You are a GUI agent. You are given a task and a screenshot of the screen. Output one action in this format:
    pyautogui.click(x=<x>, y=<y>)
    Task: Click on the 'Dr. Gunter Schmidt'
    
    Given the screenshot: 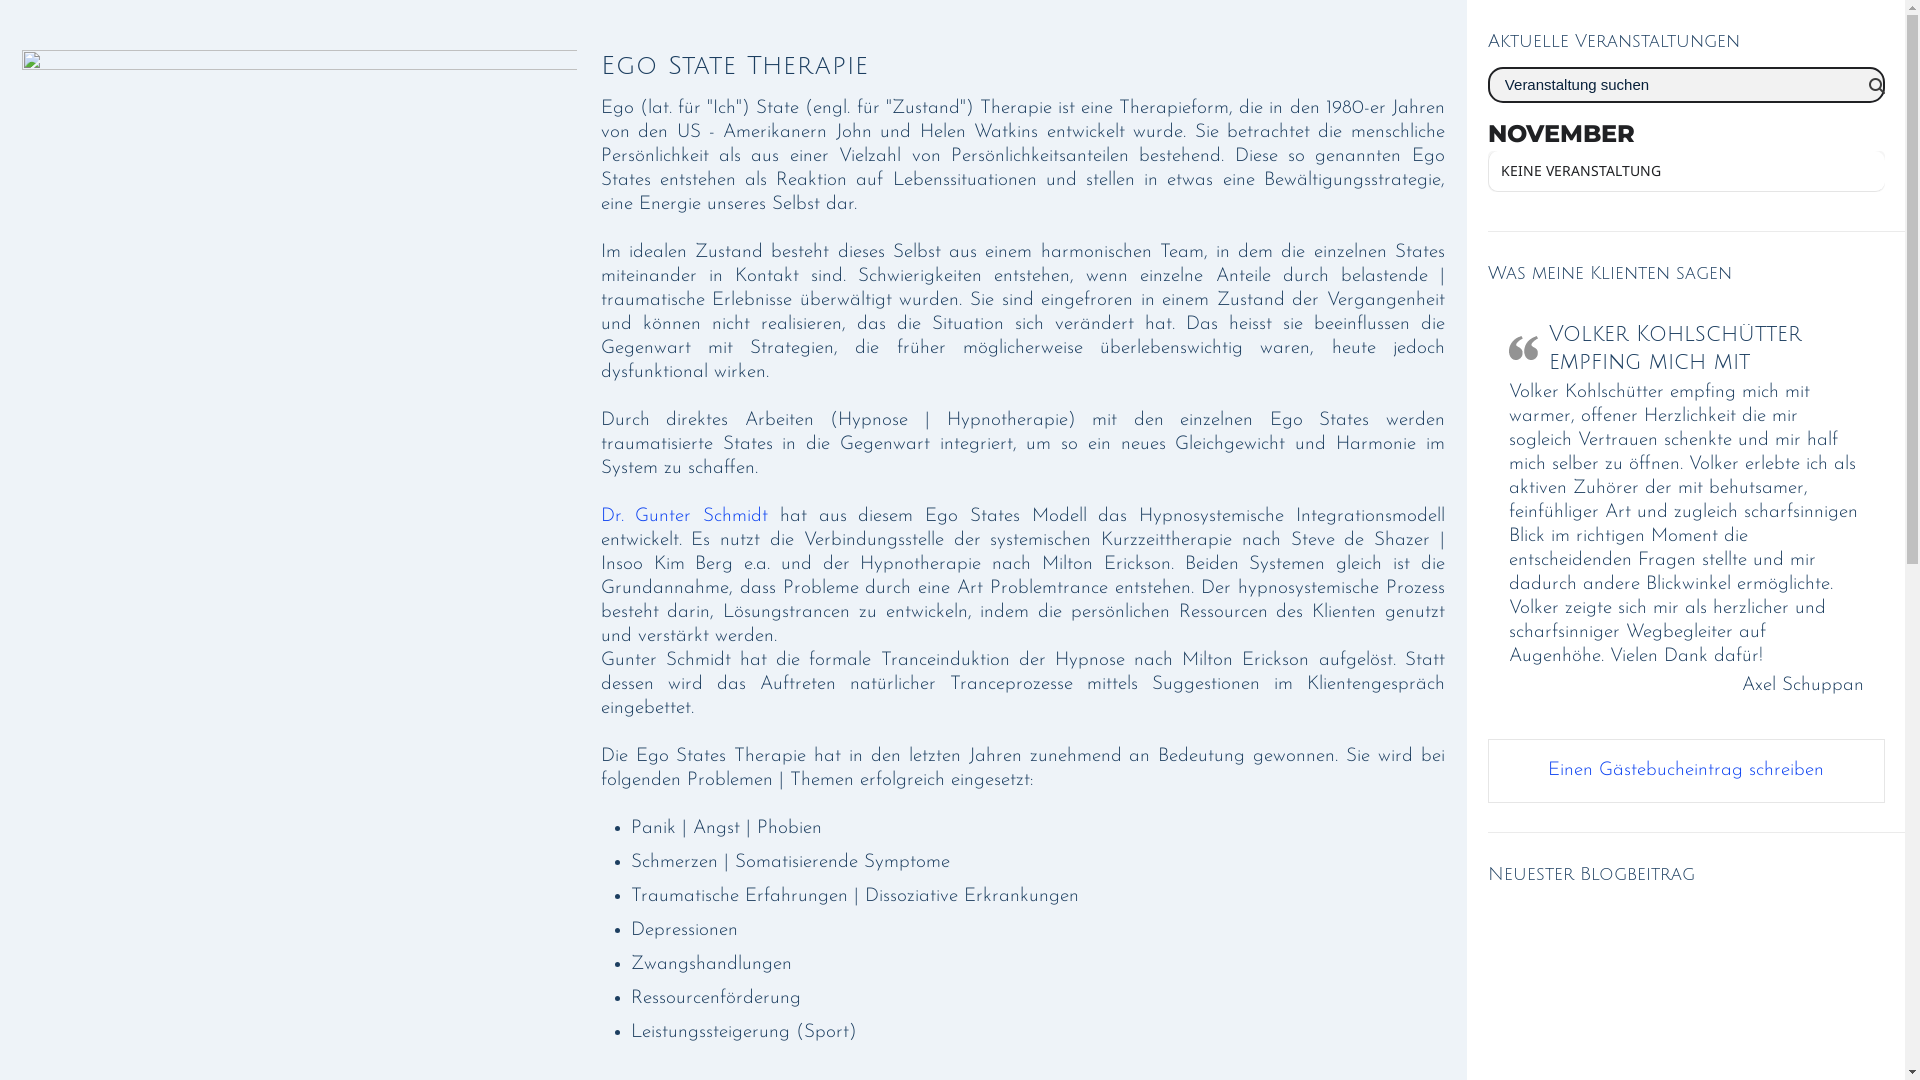 What is the action you would take?
    pyautogui.click(x=684, y=515)
    